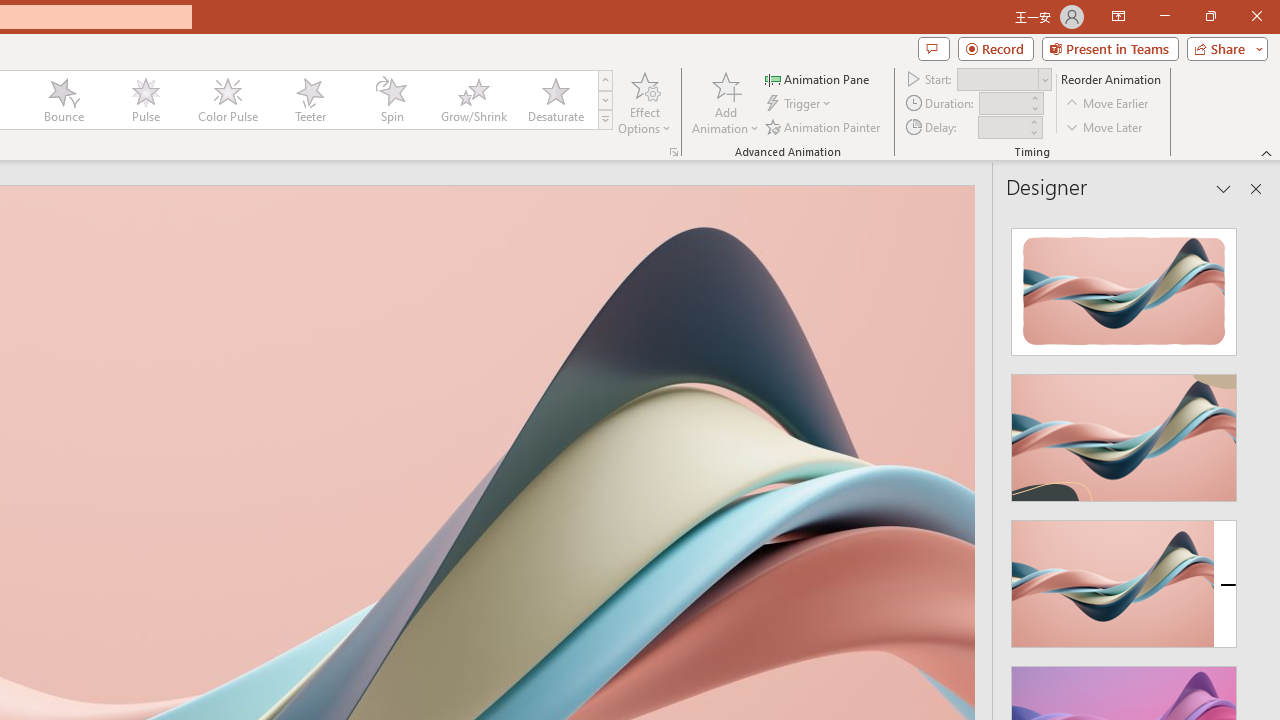 This screenshot has width=1280, height=720. I want to click on 'Animation Pane', so click(818, 78).